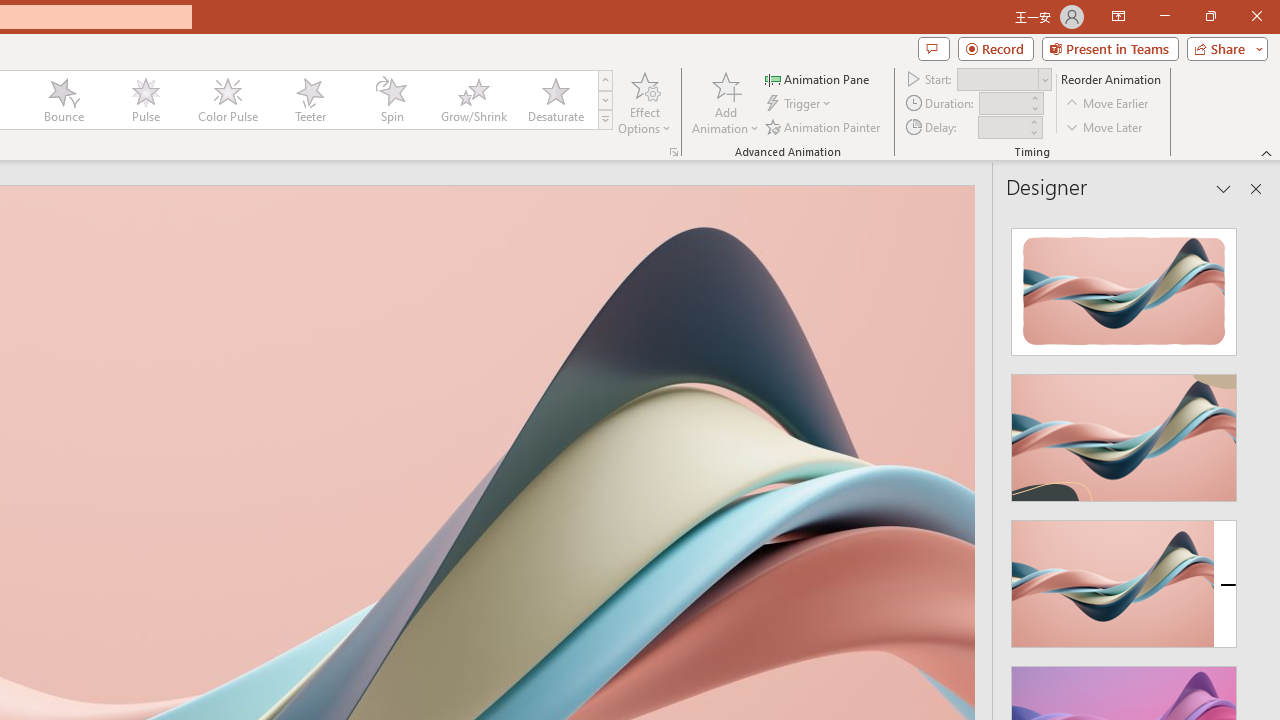 This screenshot has width=1280, height=720. I want to click on 'Animation Pane', so click(818, 78).